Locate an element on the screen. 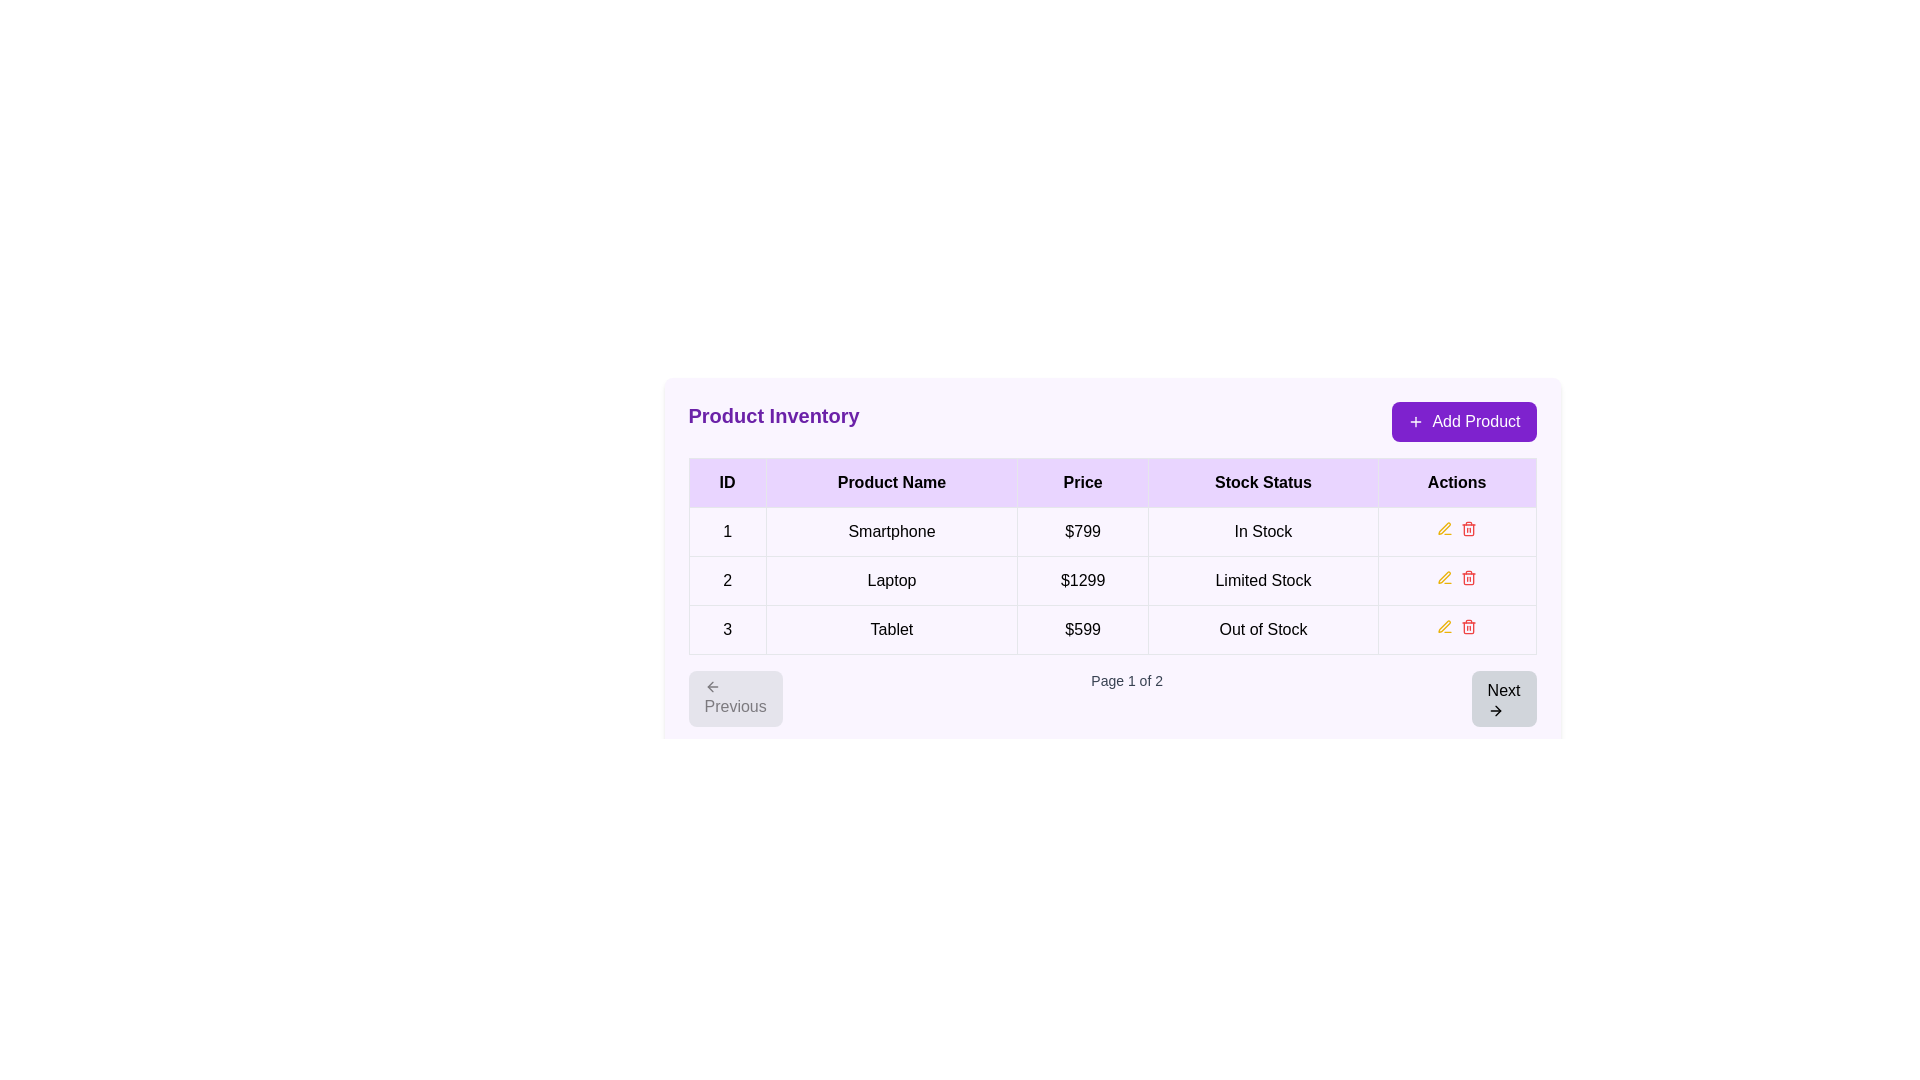 Image resolution: width=1920 pixels, height=1080 pixels. the table cell containing the number '2' located in the second row under the 'ID' column of the product inventory table is located at coordinates (726, 581).